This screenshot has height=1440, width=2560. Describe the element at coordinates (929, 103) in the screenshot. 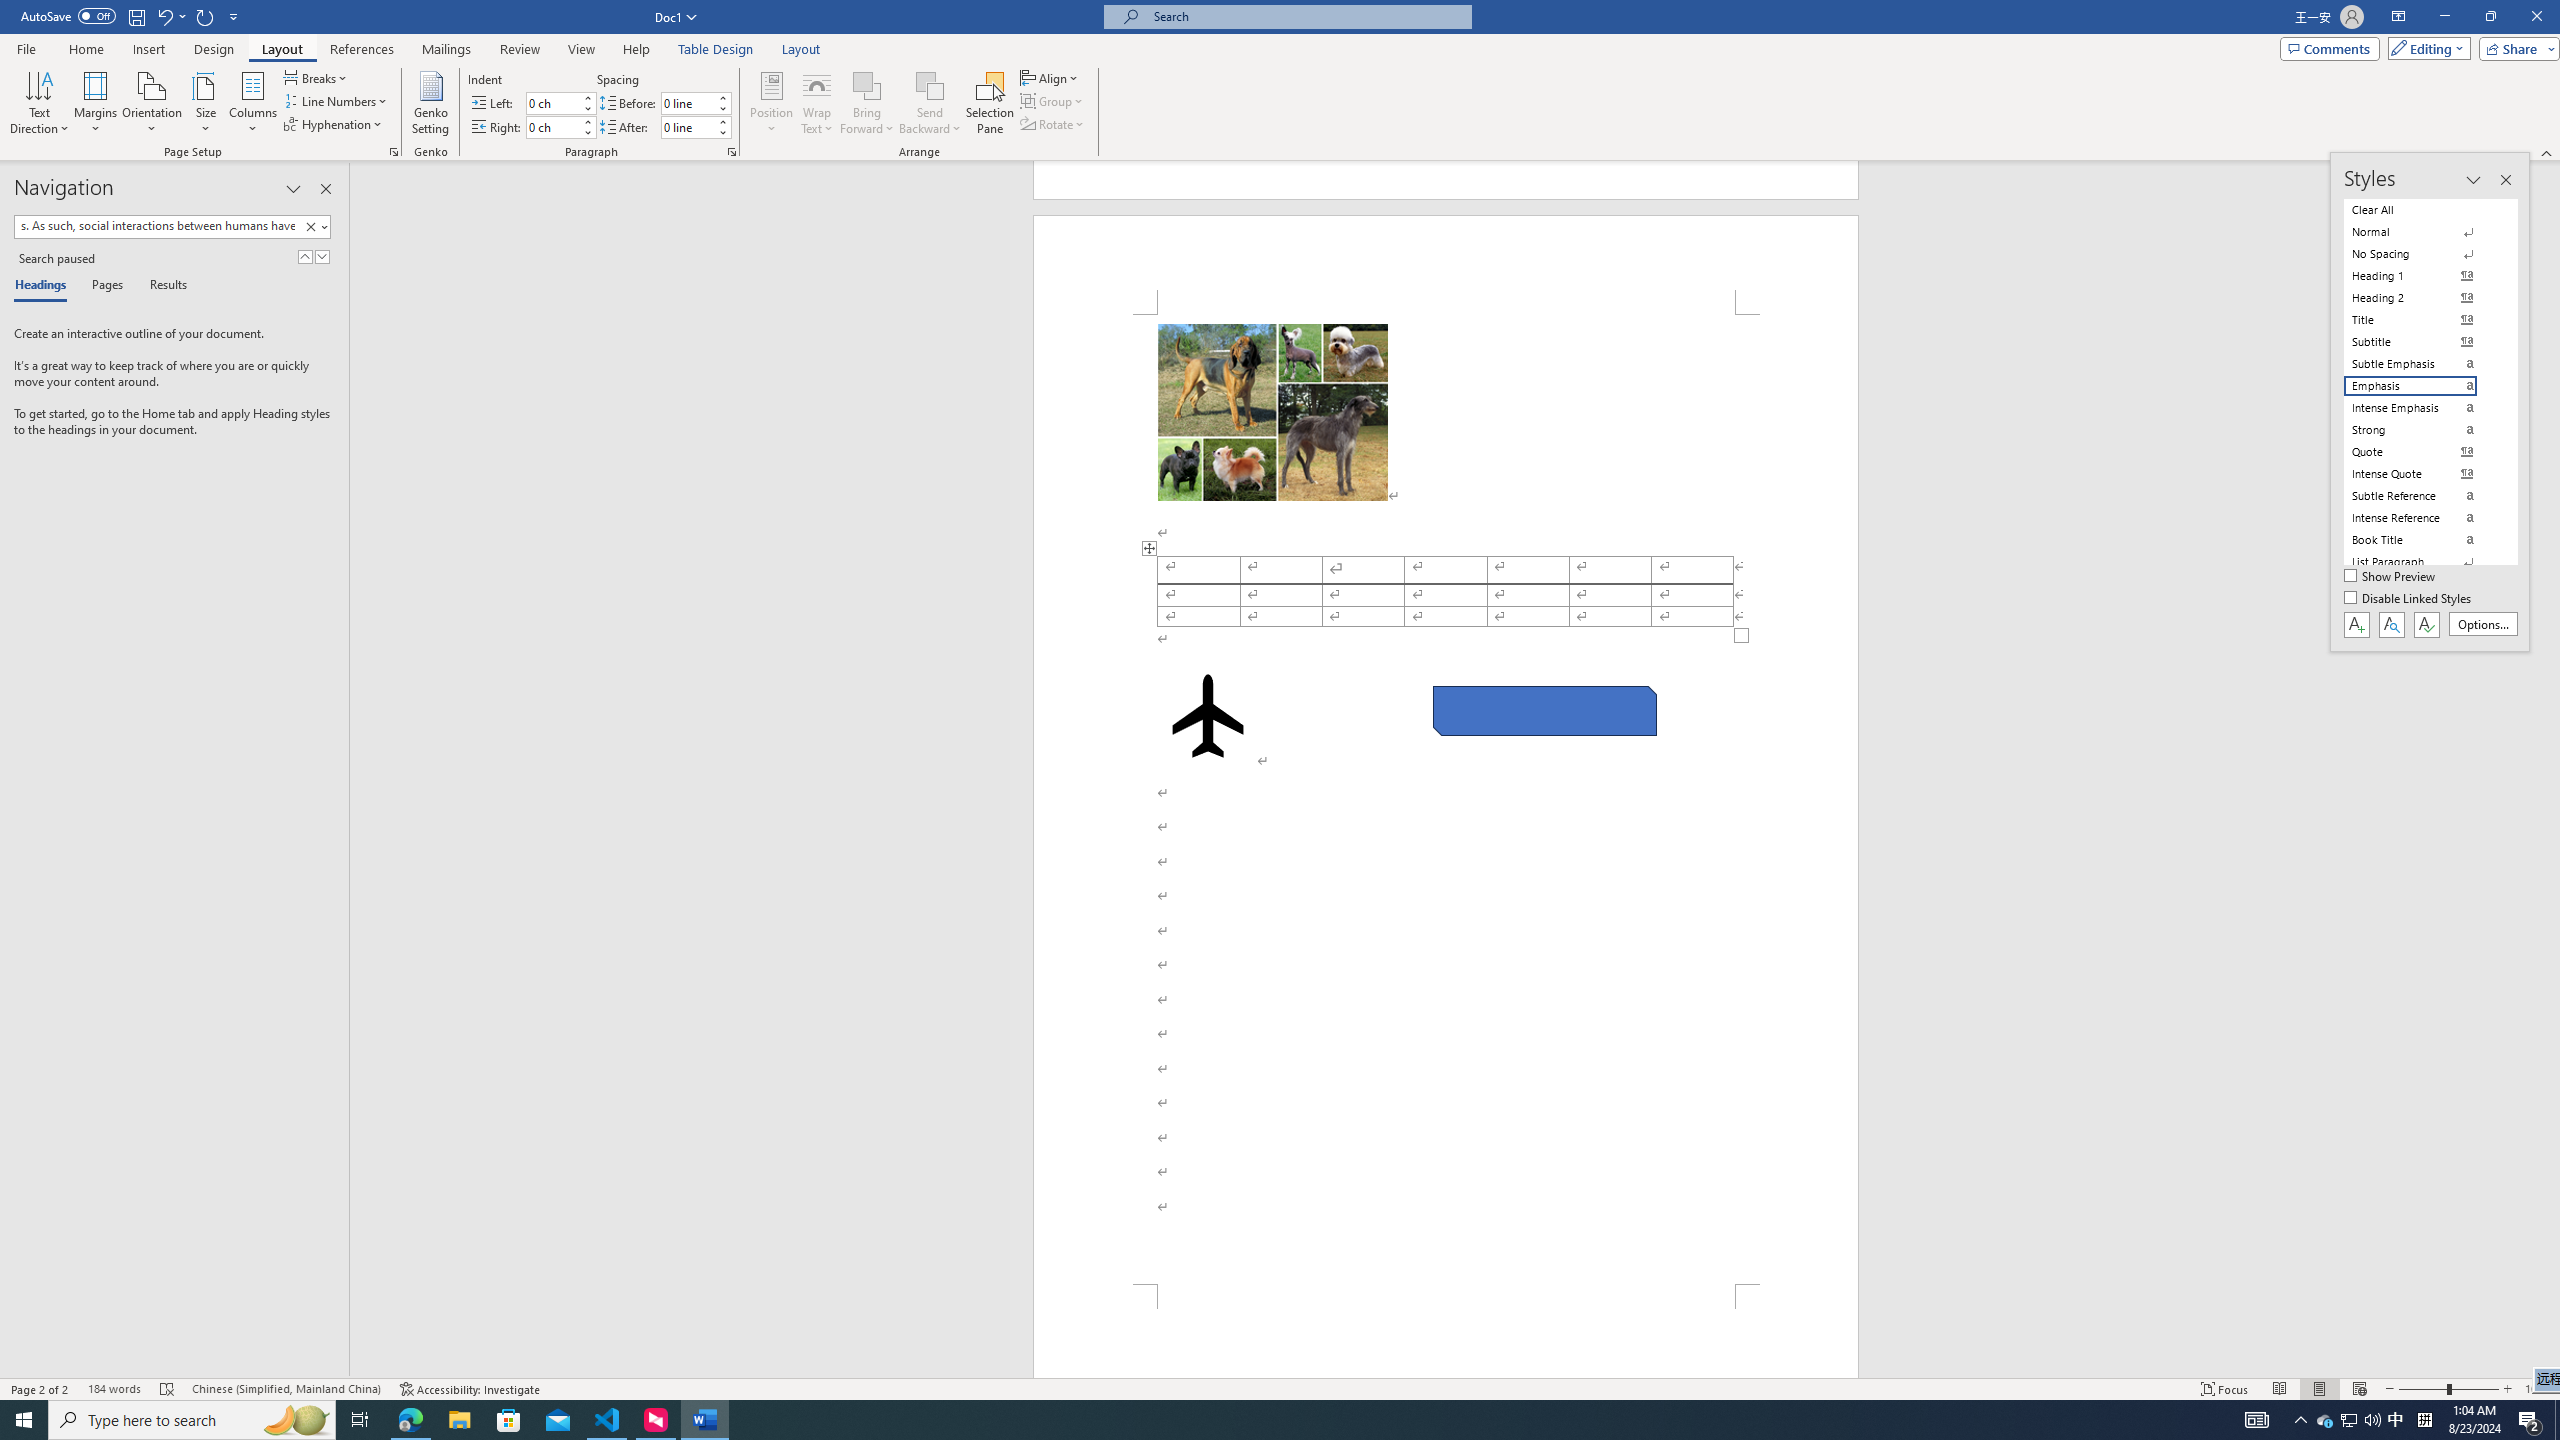

I see `'Send Backward'` at that location.